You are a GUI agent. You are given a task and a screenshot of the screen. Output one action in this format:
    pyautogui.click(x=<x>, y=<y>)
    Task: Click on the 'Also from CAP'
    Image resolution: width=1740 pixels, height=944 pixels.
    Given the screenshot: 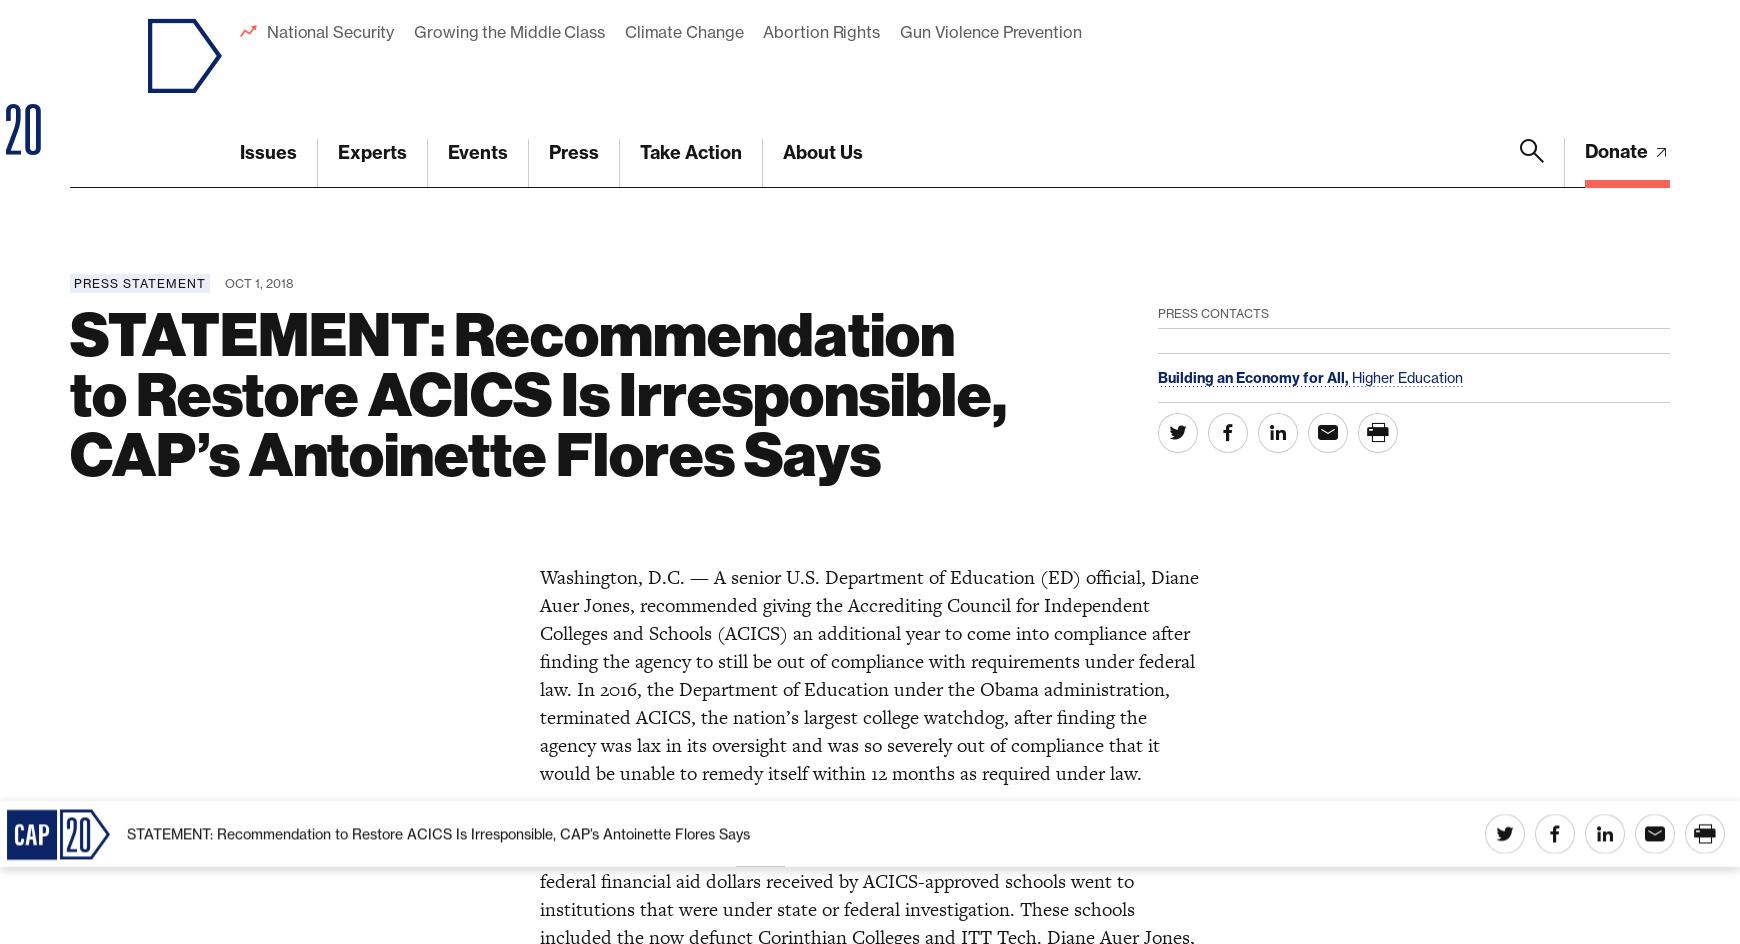 What is the action you would take?
    pyautogui.click(x=68, y=914)
    